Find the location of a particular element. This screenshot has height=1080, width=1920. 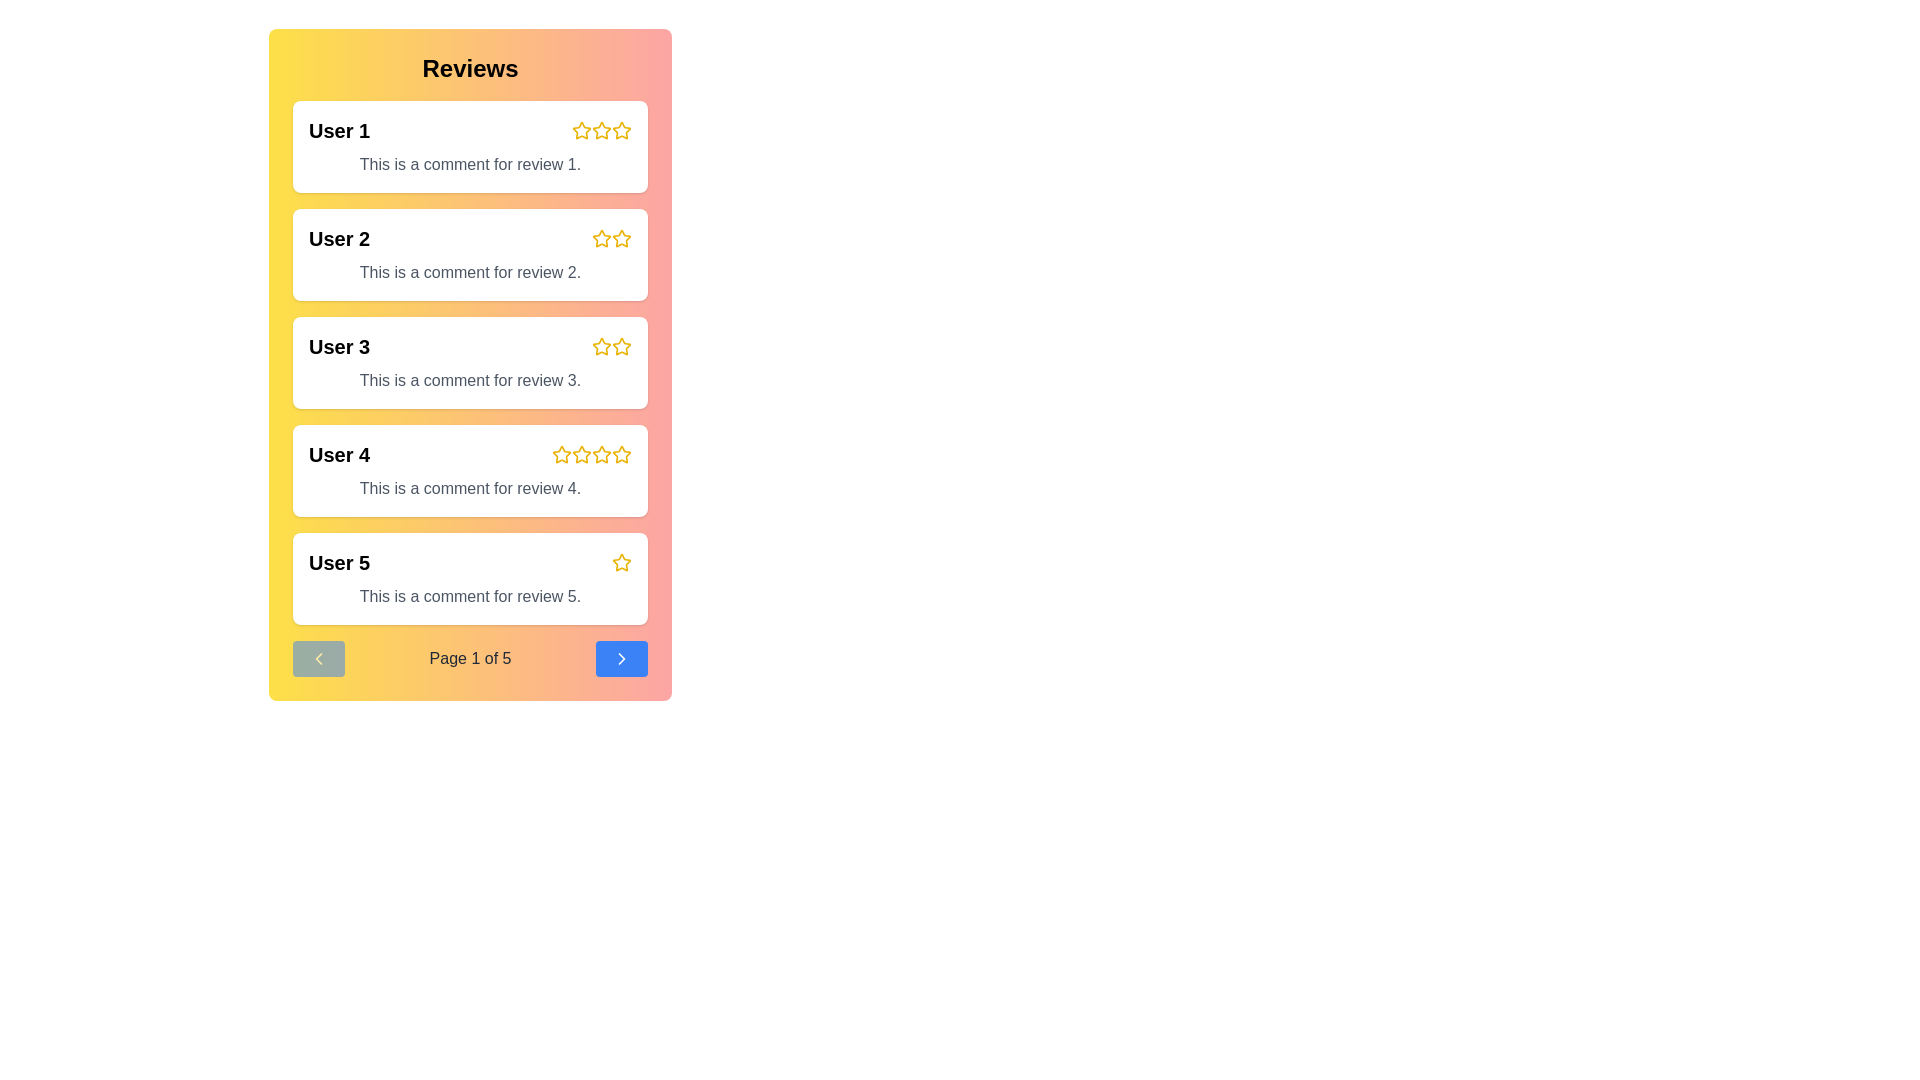

the star icon with a hollow center, styled in yellow, located next to the review information for 'User 5' in the Reviews section is located at coordinates (621, 562).